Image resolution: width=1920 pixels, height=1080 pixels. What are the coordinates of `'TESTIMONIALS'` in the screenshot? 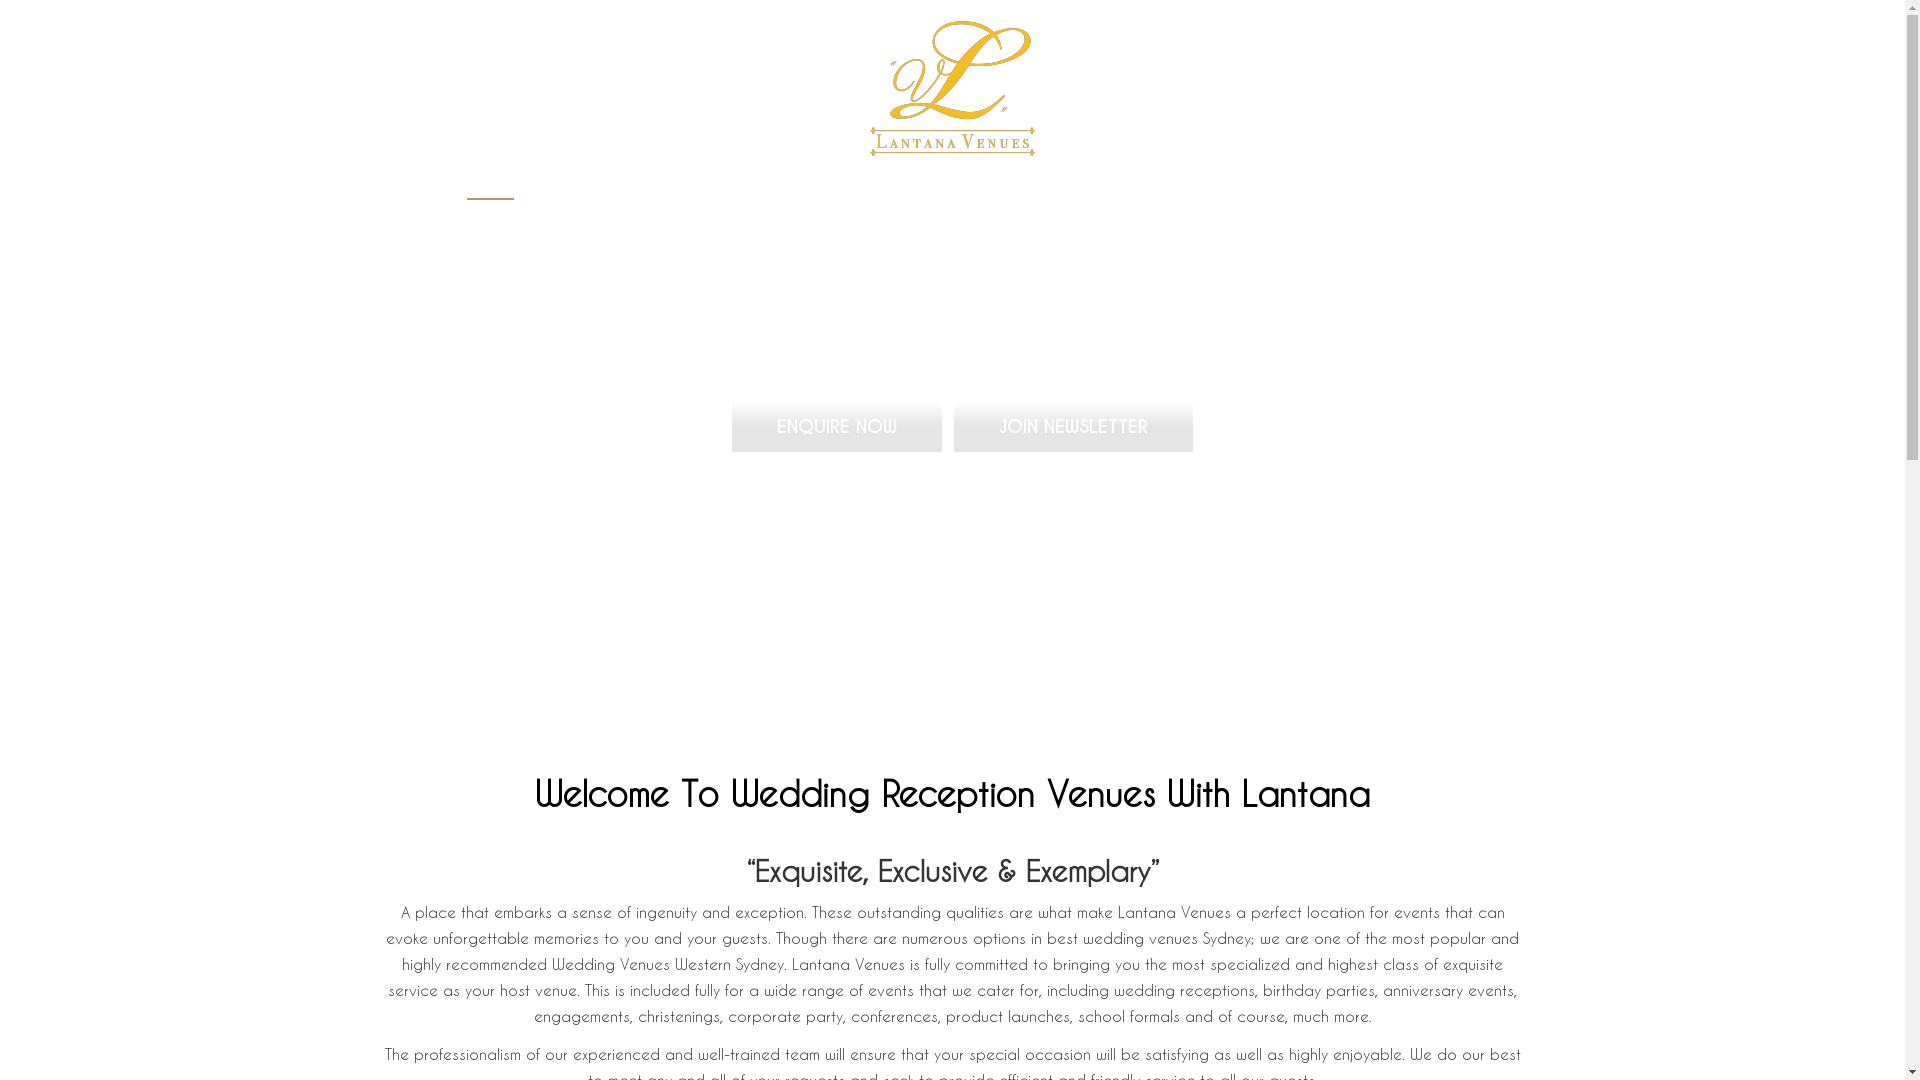 It's located at (1226, 188).